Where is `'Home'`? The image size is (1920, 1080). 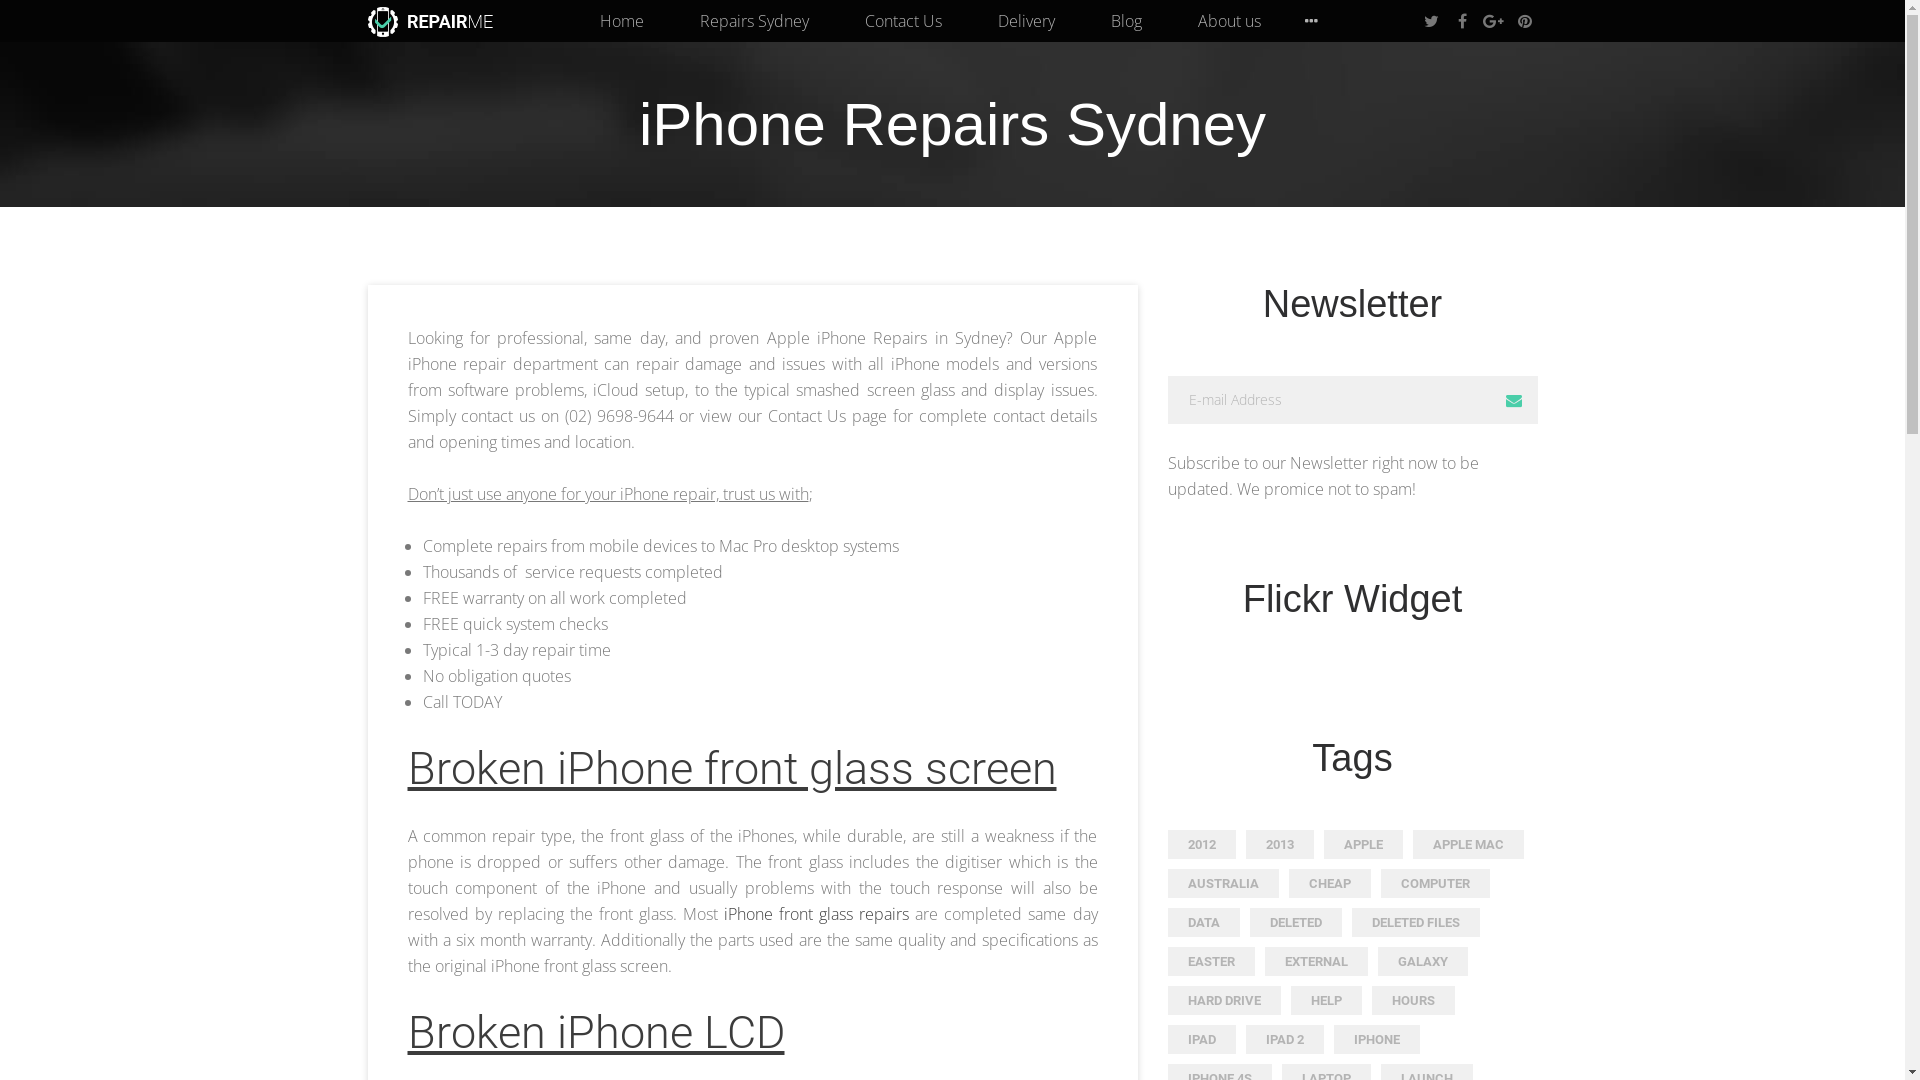 'Home' is located at coordinates (621, 20).